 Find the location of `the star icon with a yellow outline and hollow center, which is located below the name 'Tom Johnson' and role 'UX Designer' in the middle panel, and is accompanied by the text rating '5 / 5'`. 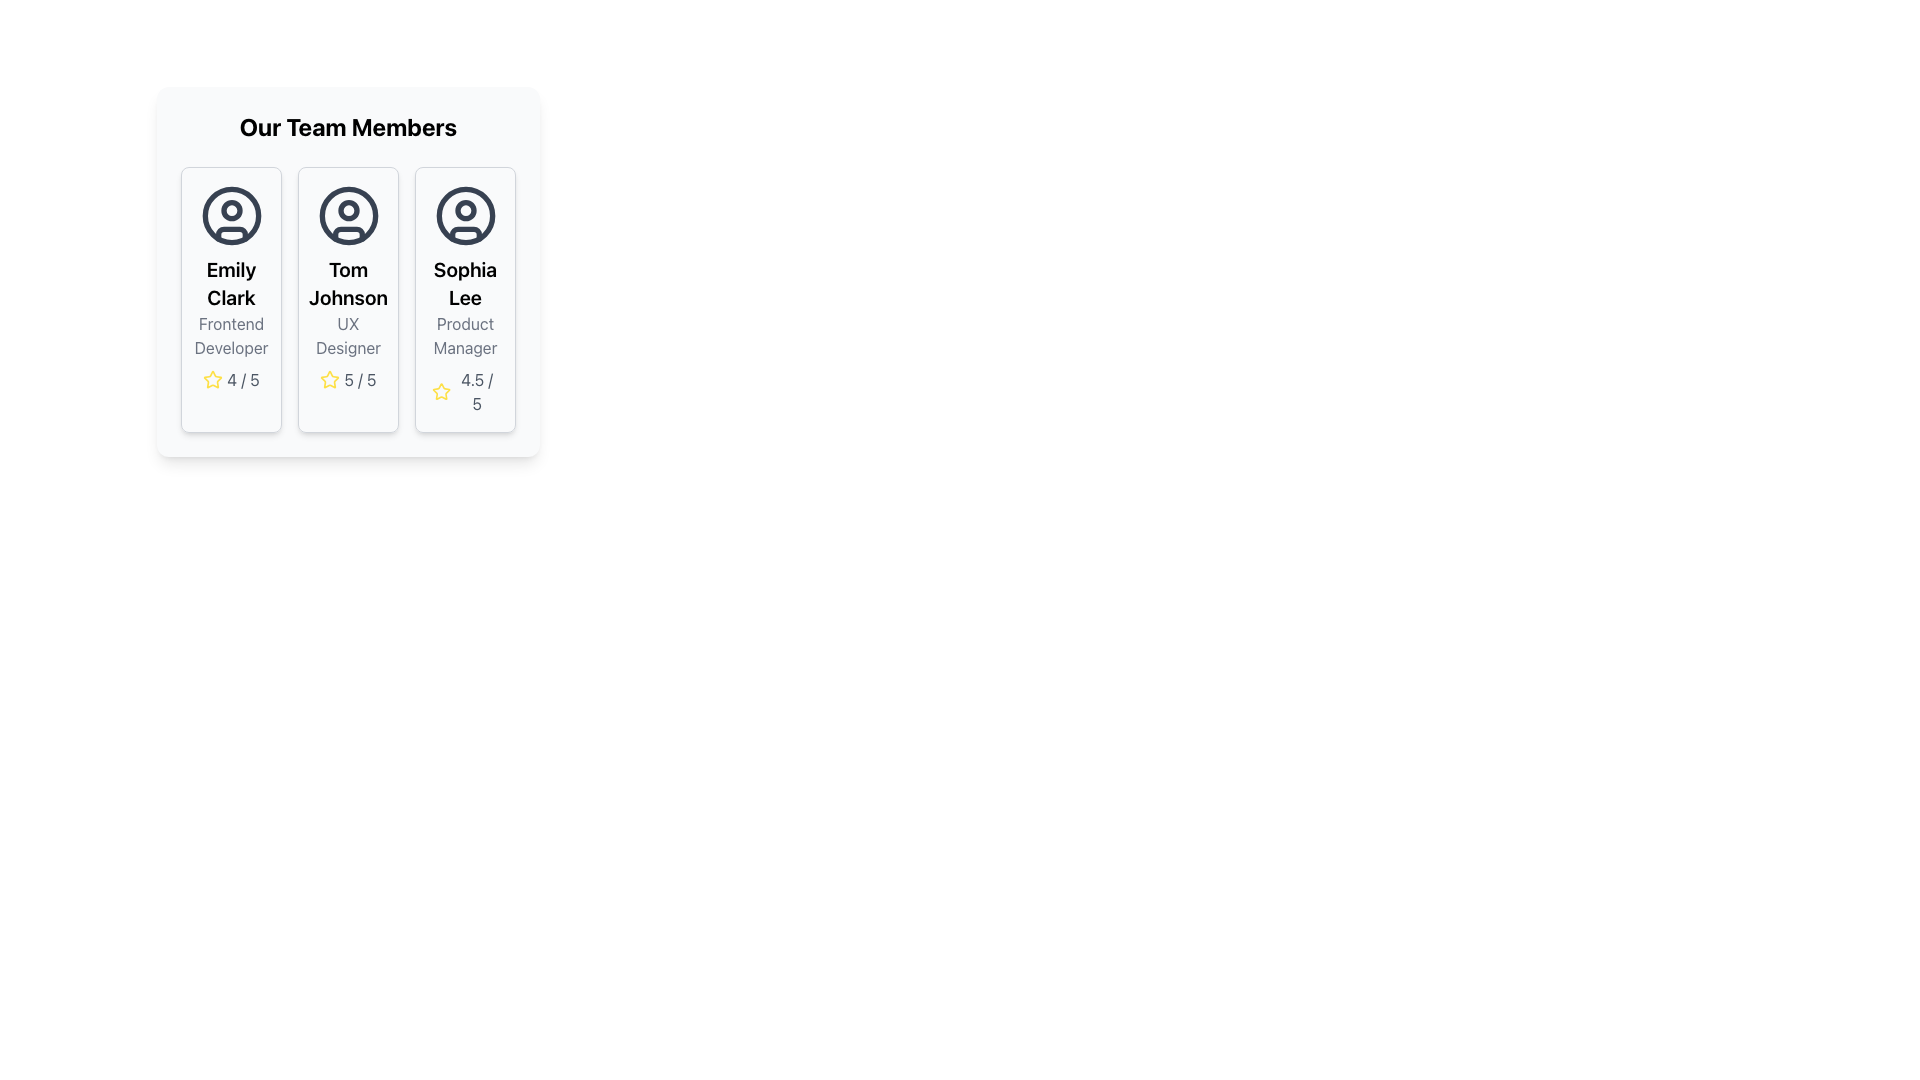

the star icon with a yellow outline and hollow center, which is located below the name 'Tom Johnson' and role 'UX Designer' in the middle panel, and is accompanied by the text rating '5 / 5' is located at coordinates (330, 380).